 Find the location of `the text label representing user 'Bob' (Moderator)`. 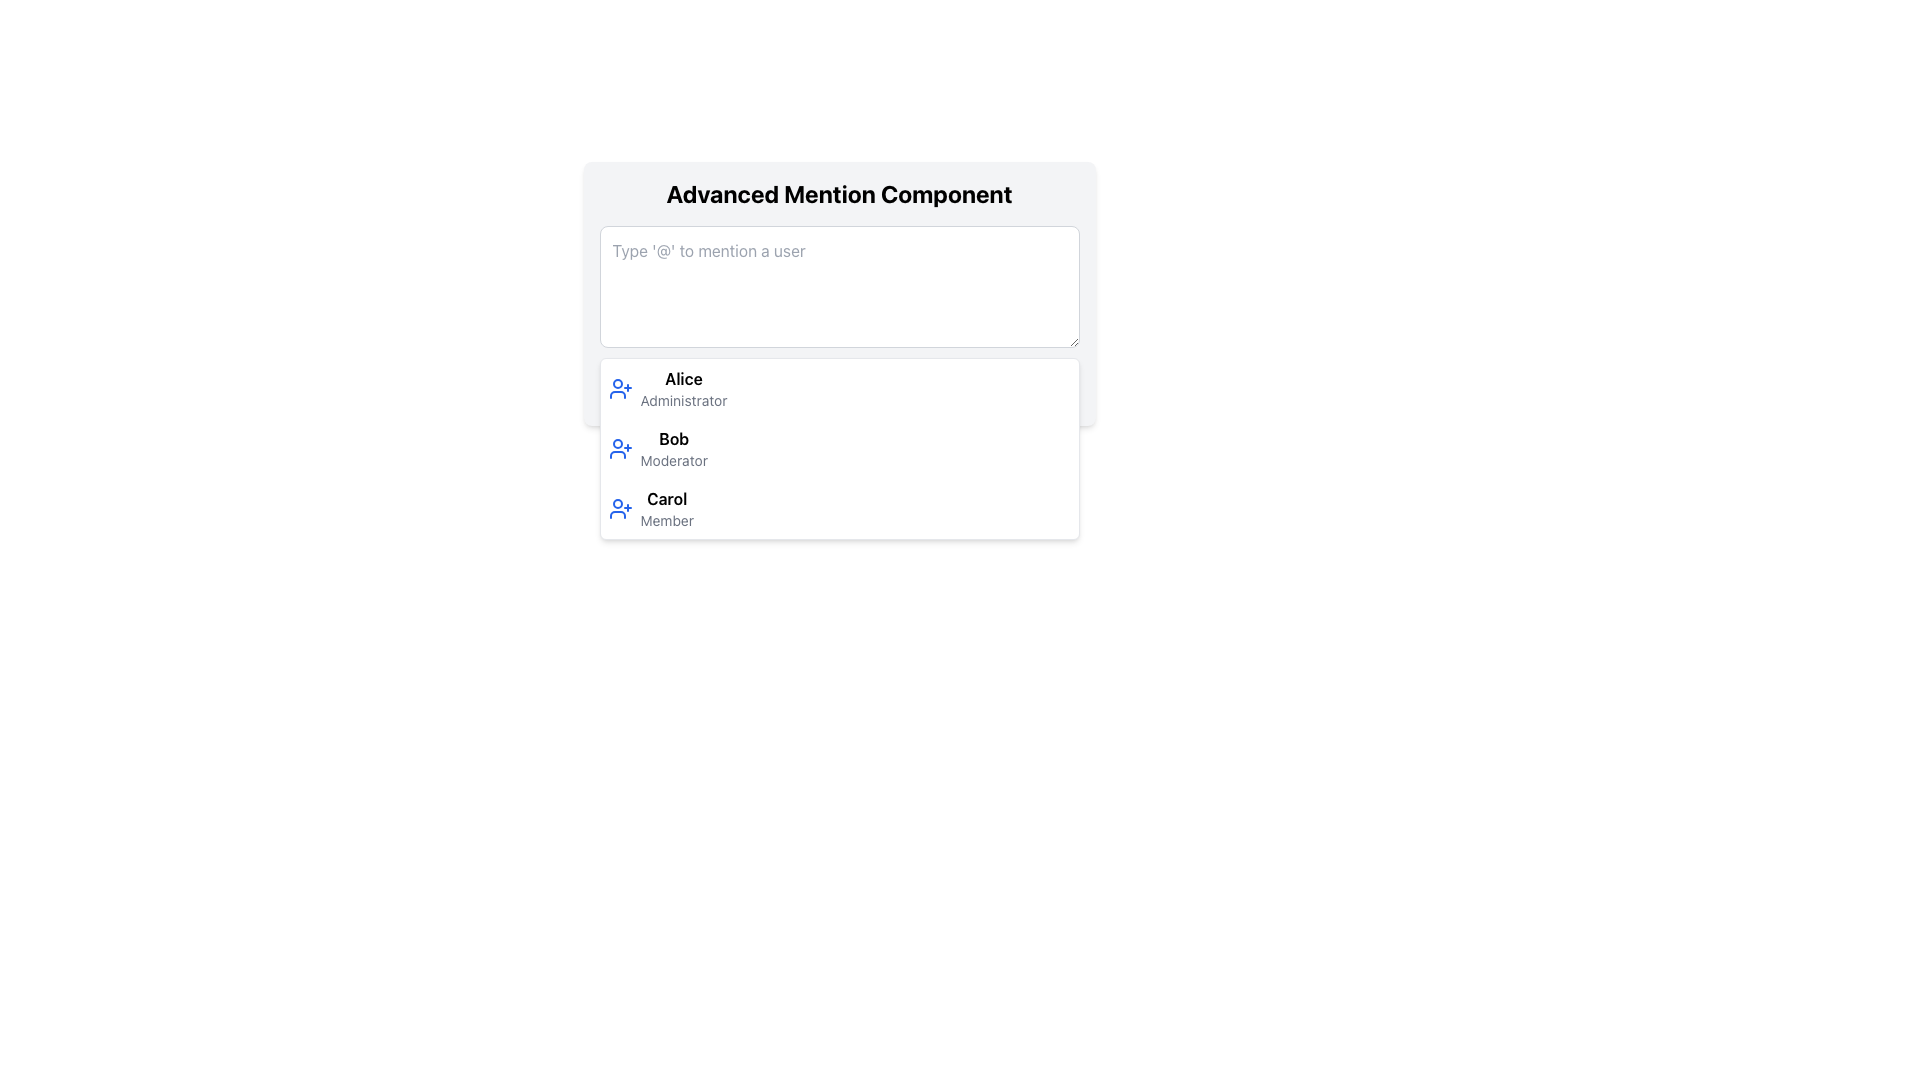

the text label representing user 'Bob' (Moderator) is located at coordinates (674, 447).